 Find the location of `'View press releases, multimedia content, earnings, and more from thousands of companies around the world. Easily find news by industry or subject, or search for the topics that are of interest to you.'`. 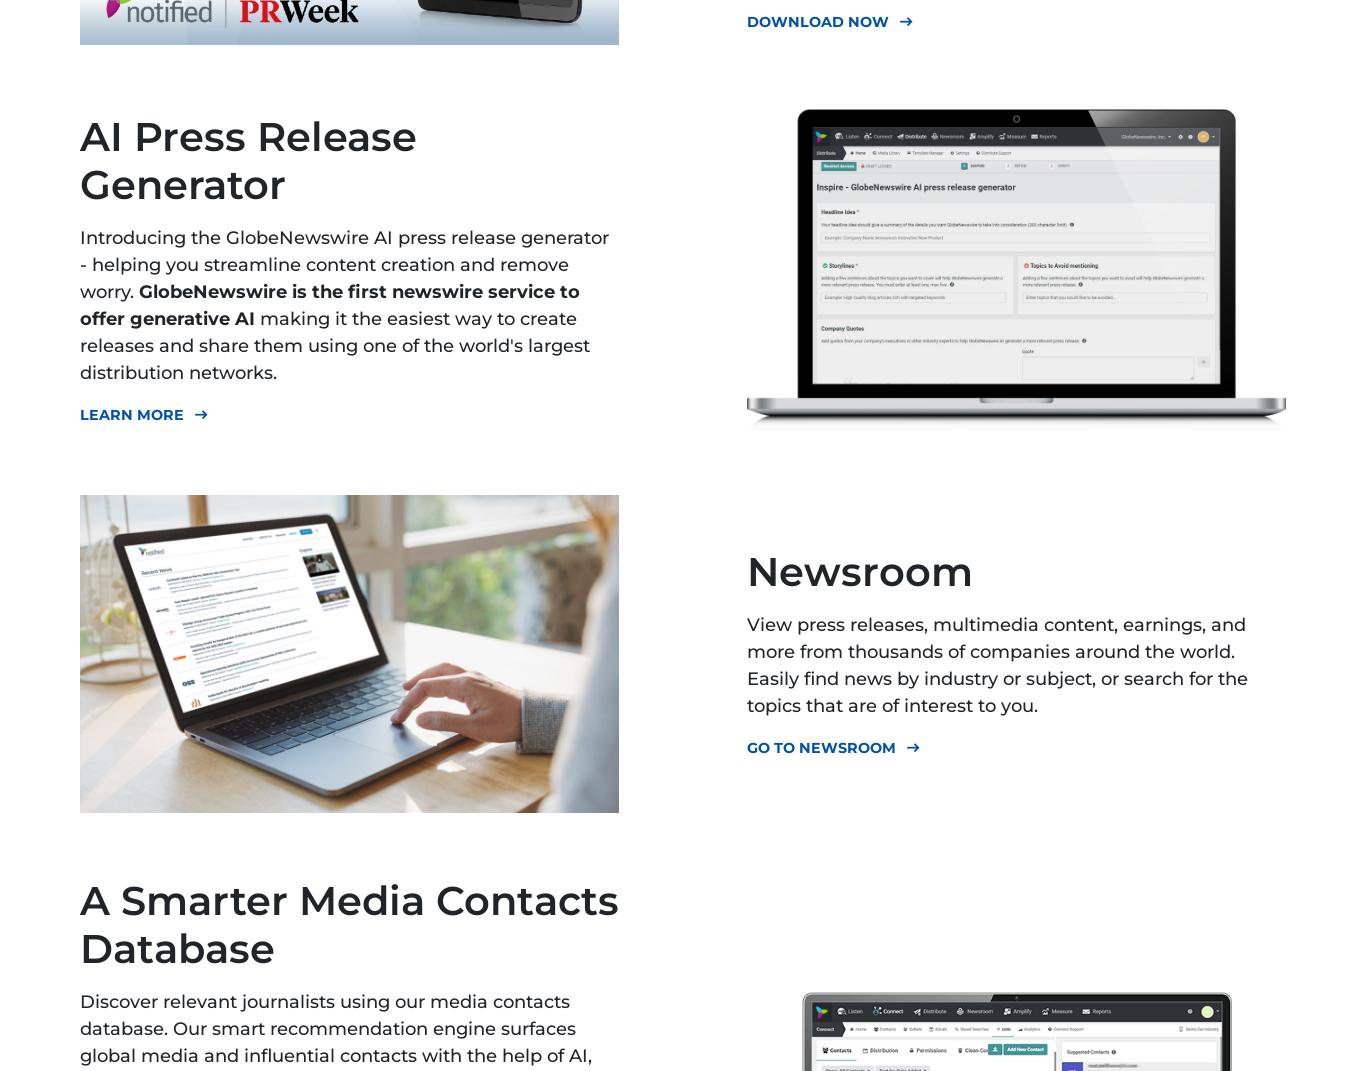

'View press releases, multimedia content, earnings, and more from thousands of companies around the world. Easily find news by industry or subject, or search for the topics that are of interest to you.' is located at coordinates (997, 664).